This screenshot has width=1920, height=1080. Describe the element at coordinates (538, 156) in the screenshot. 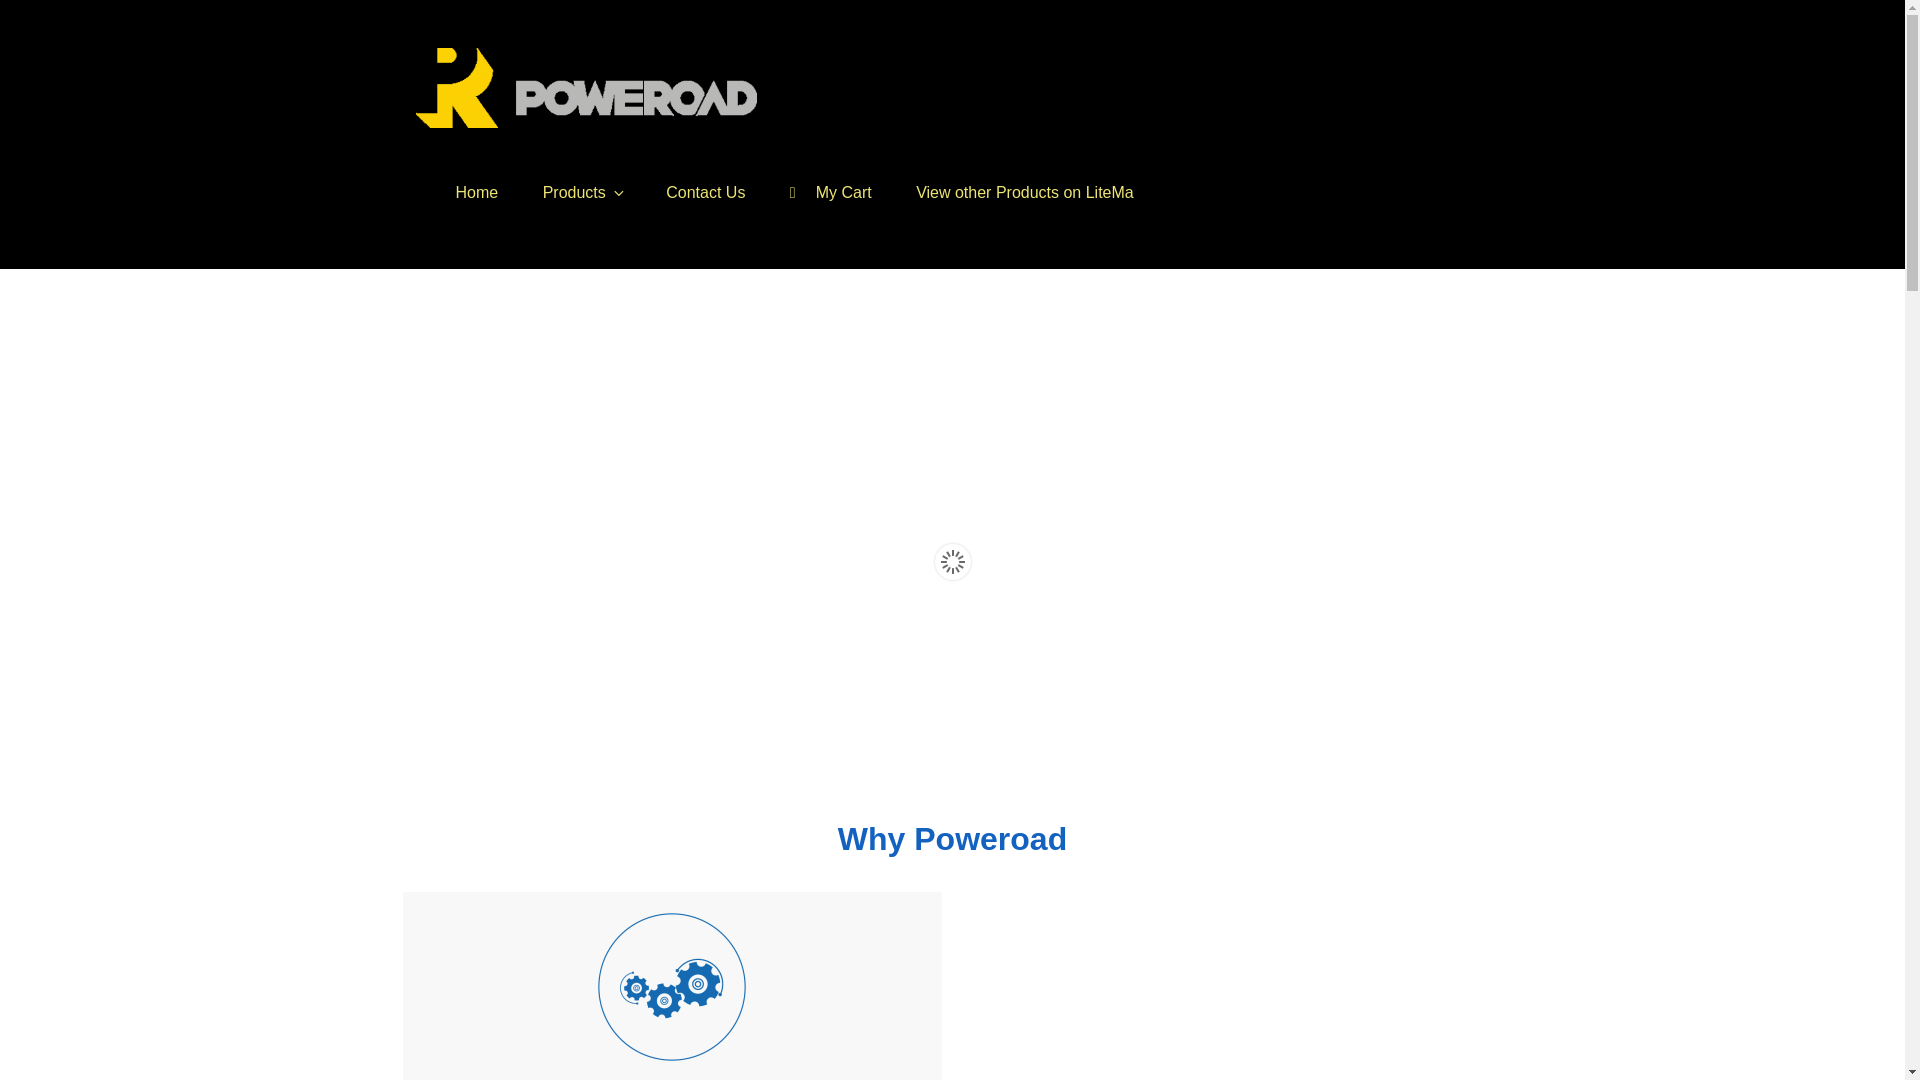

I see `'POWEROAD'` at that location.